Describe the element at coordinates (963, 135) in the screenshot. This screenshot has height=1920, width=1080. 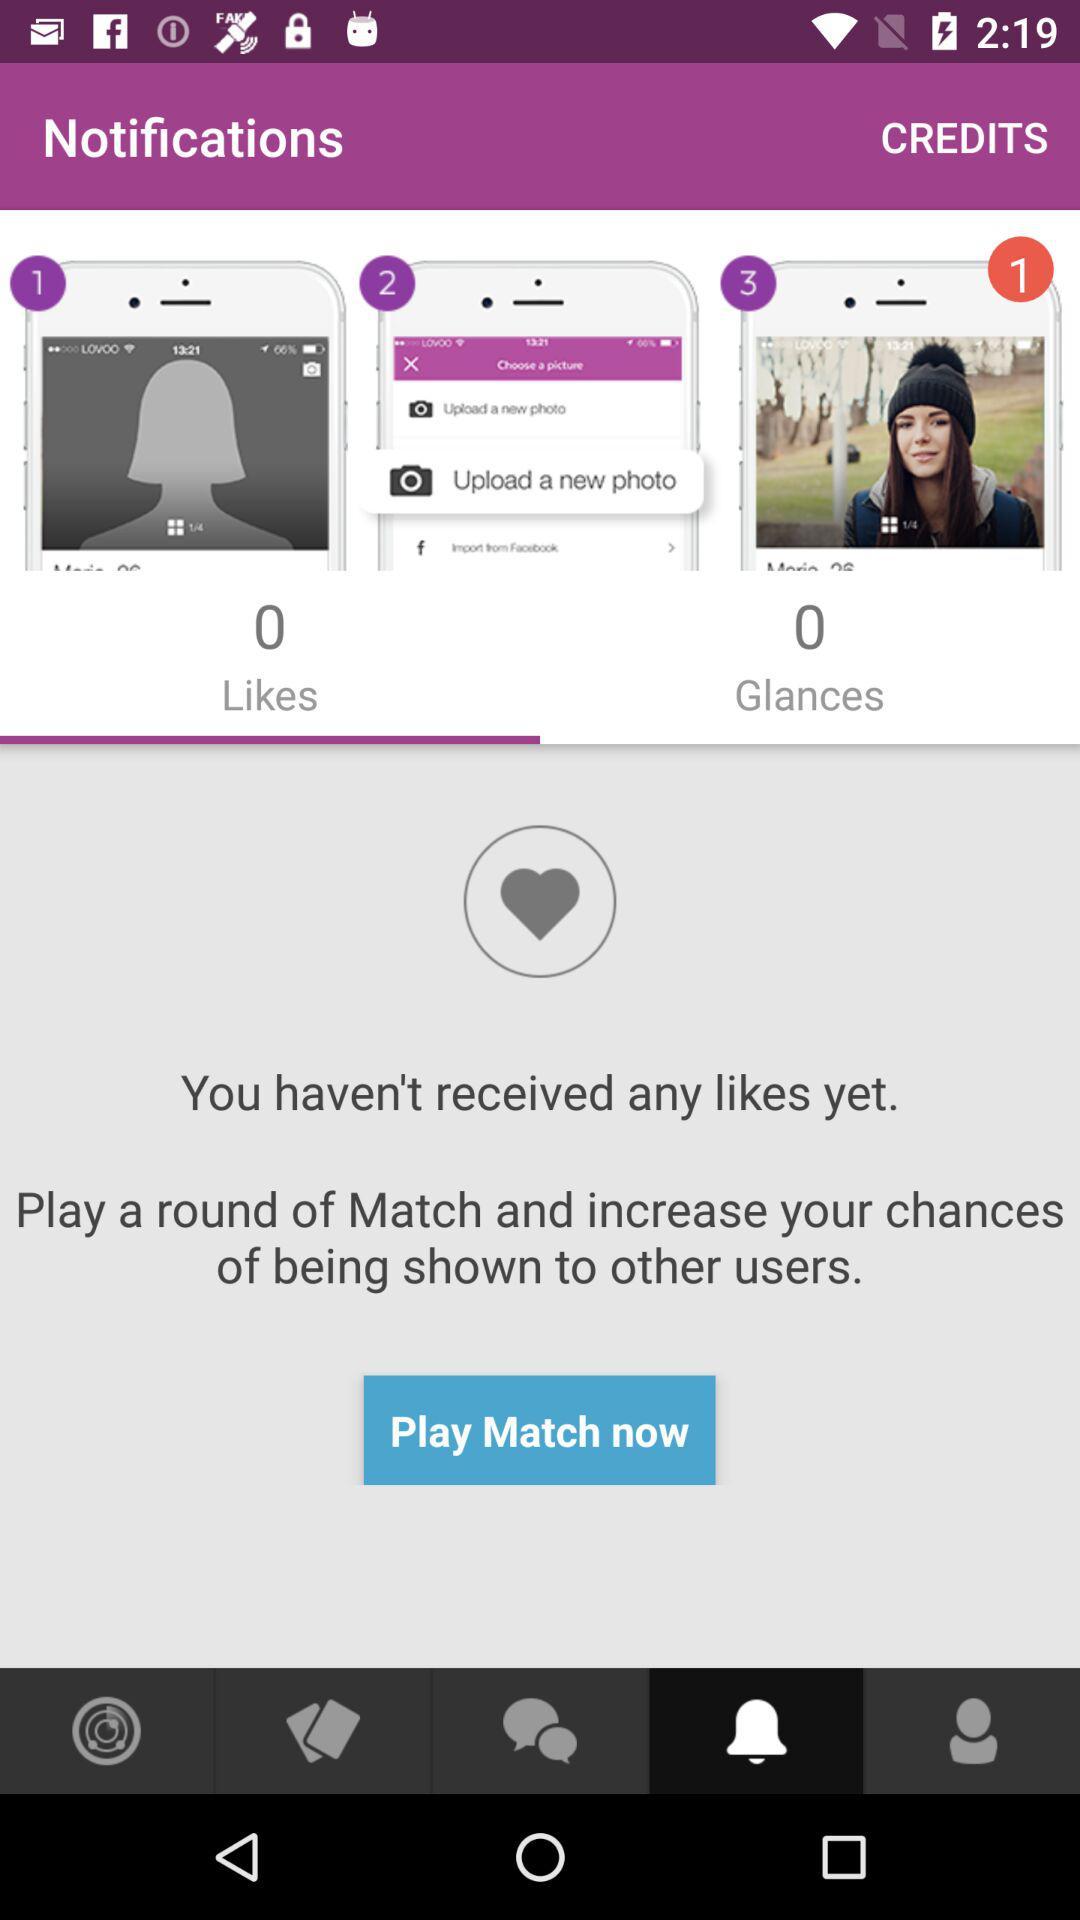
I see `credits` at that location.